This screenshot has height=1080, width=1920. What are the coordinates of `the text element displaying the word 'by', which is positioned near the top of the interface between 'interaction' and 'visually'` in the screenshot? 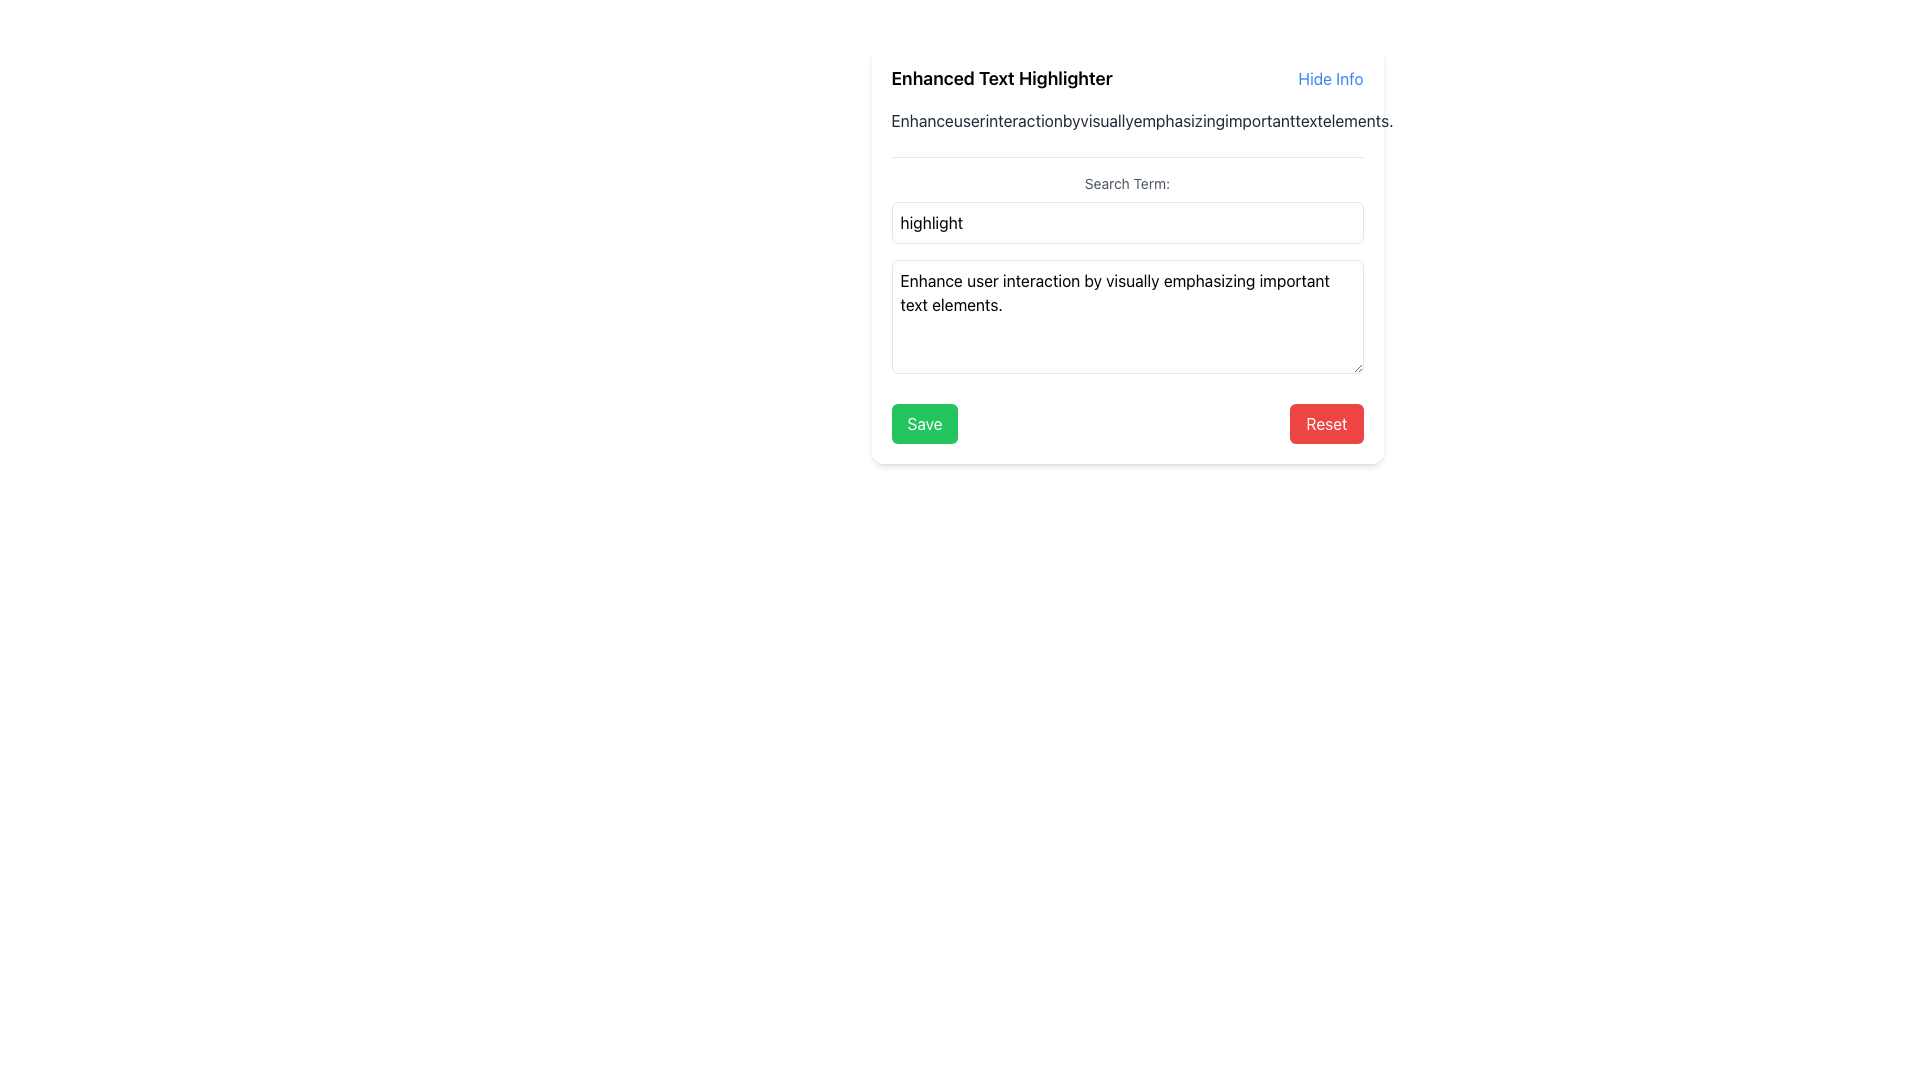 It's located at (1070, 120).